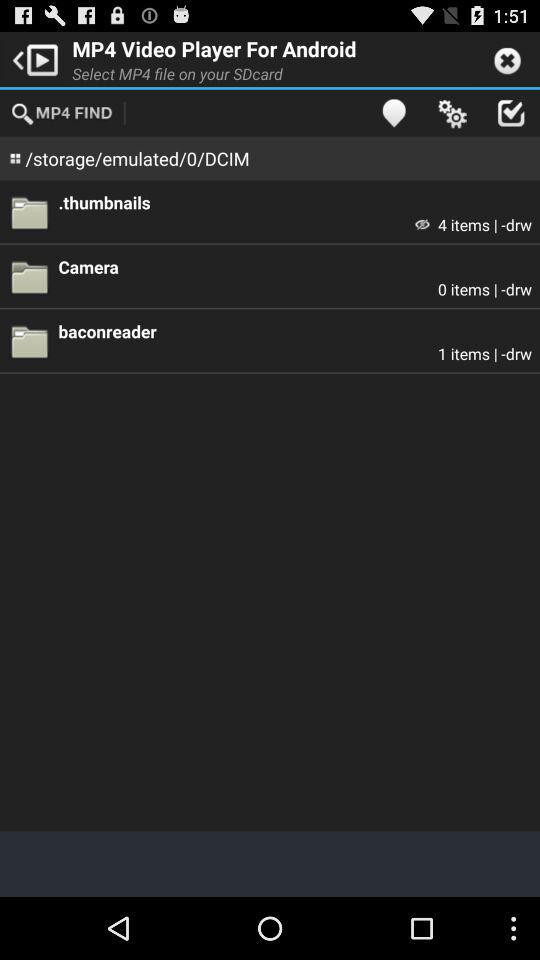  What do you see at coordinates (294, 331) in the screenshot?
I see `baconreader app` at bounding box center [294, 331].